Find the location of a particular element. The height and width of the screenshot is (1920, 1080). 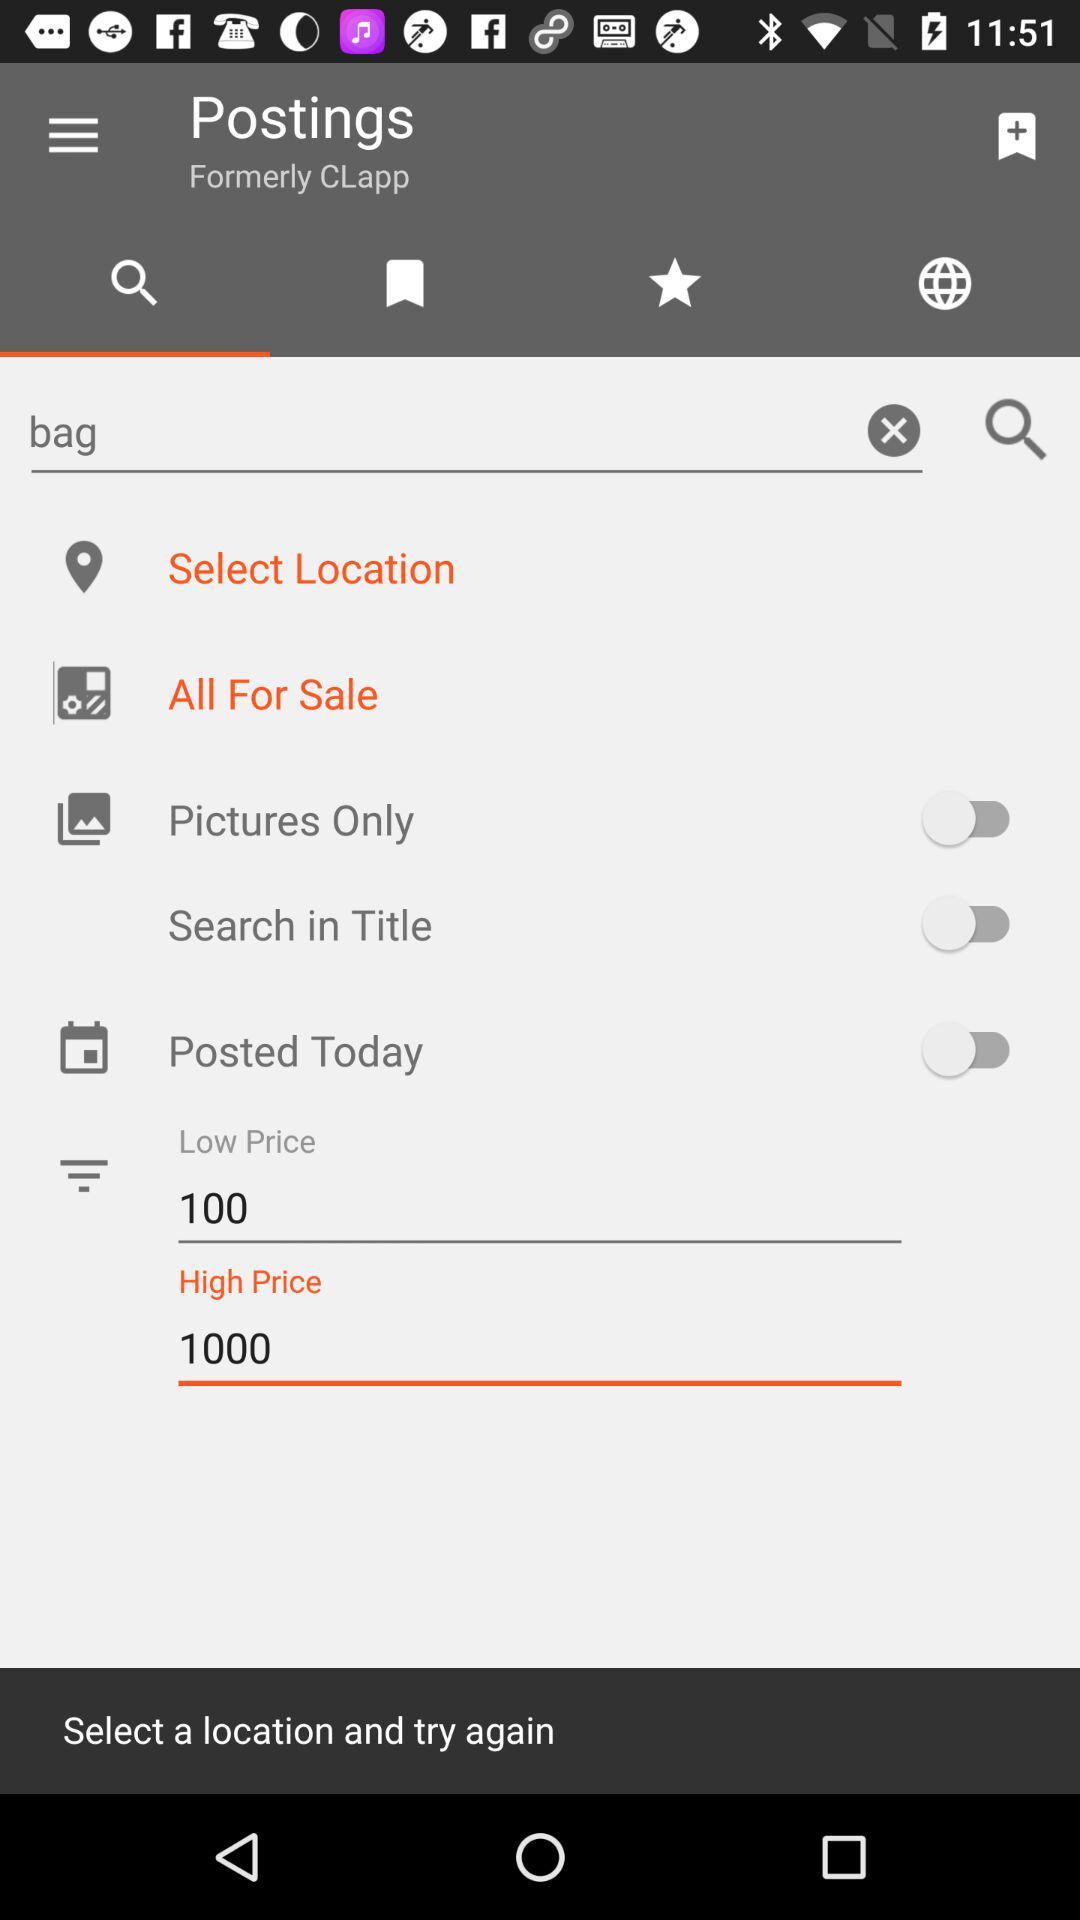

magnifying glass is located at coordinates (1017, 429).